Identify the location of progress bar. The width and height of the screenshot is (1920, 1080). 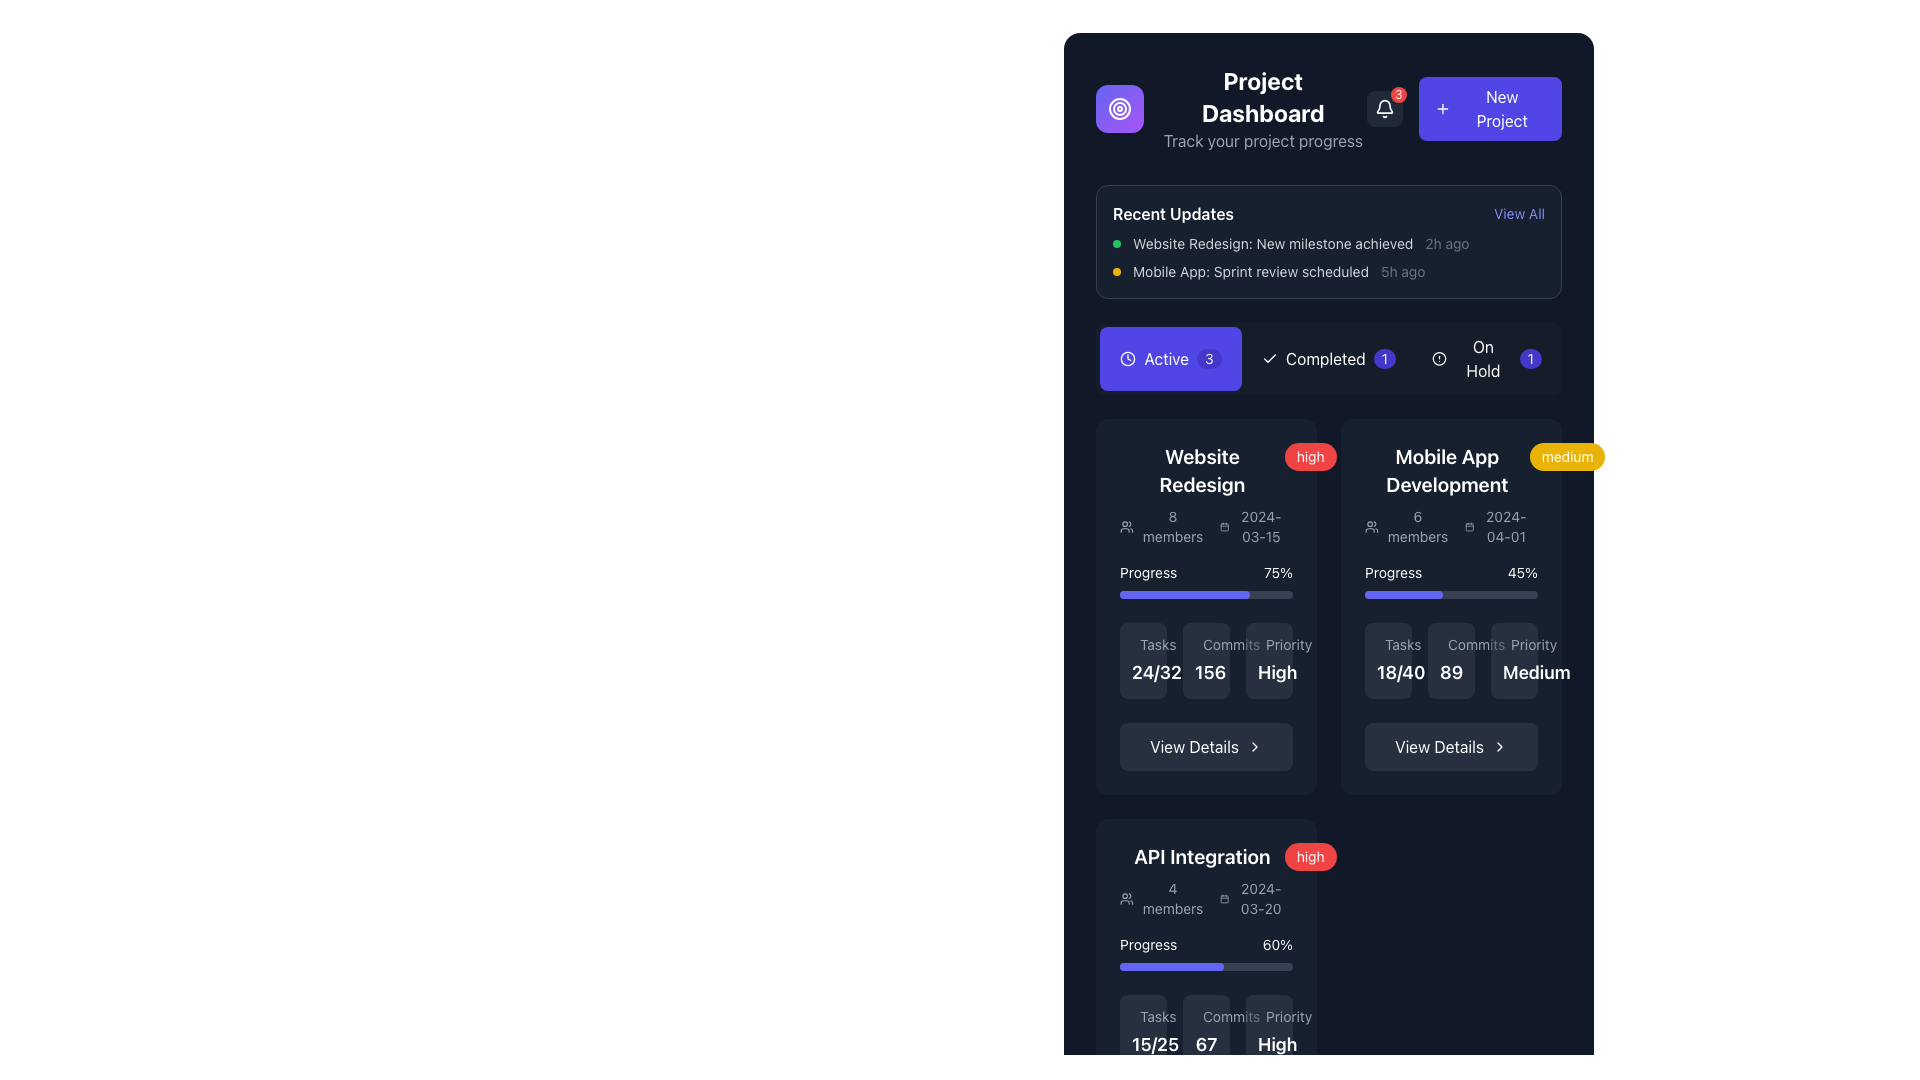
(1190, 966).